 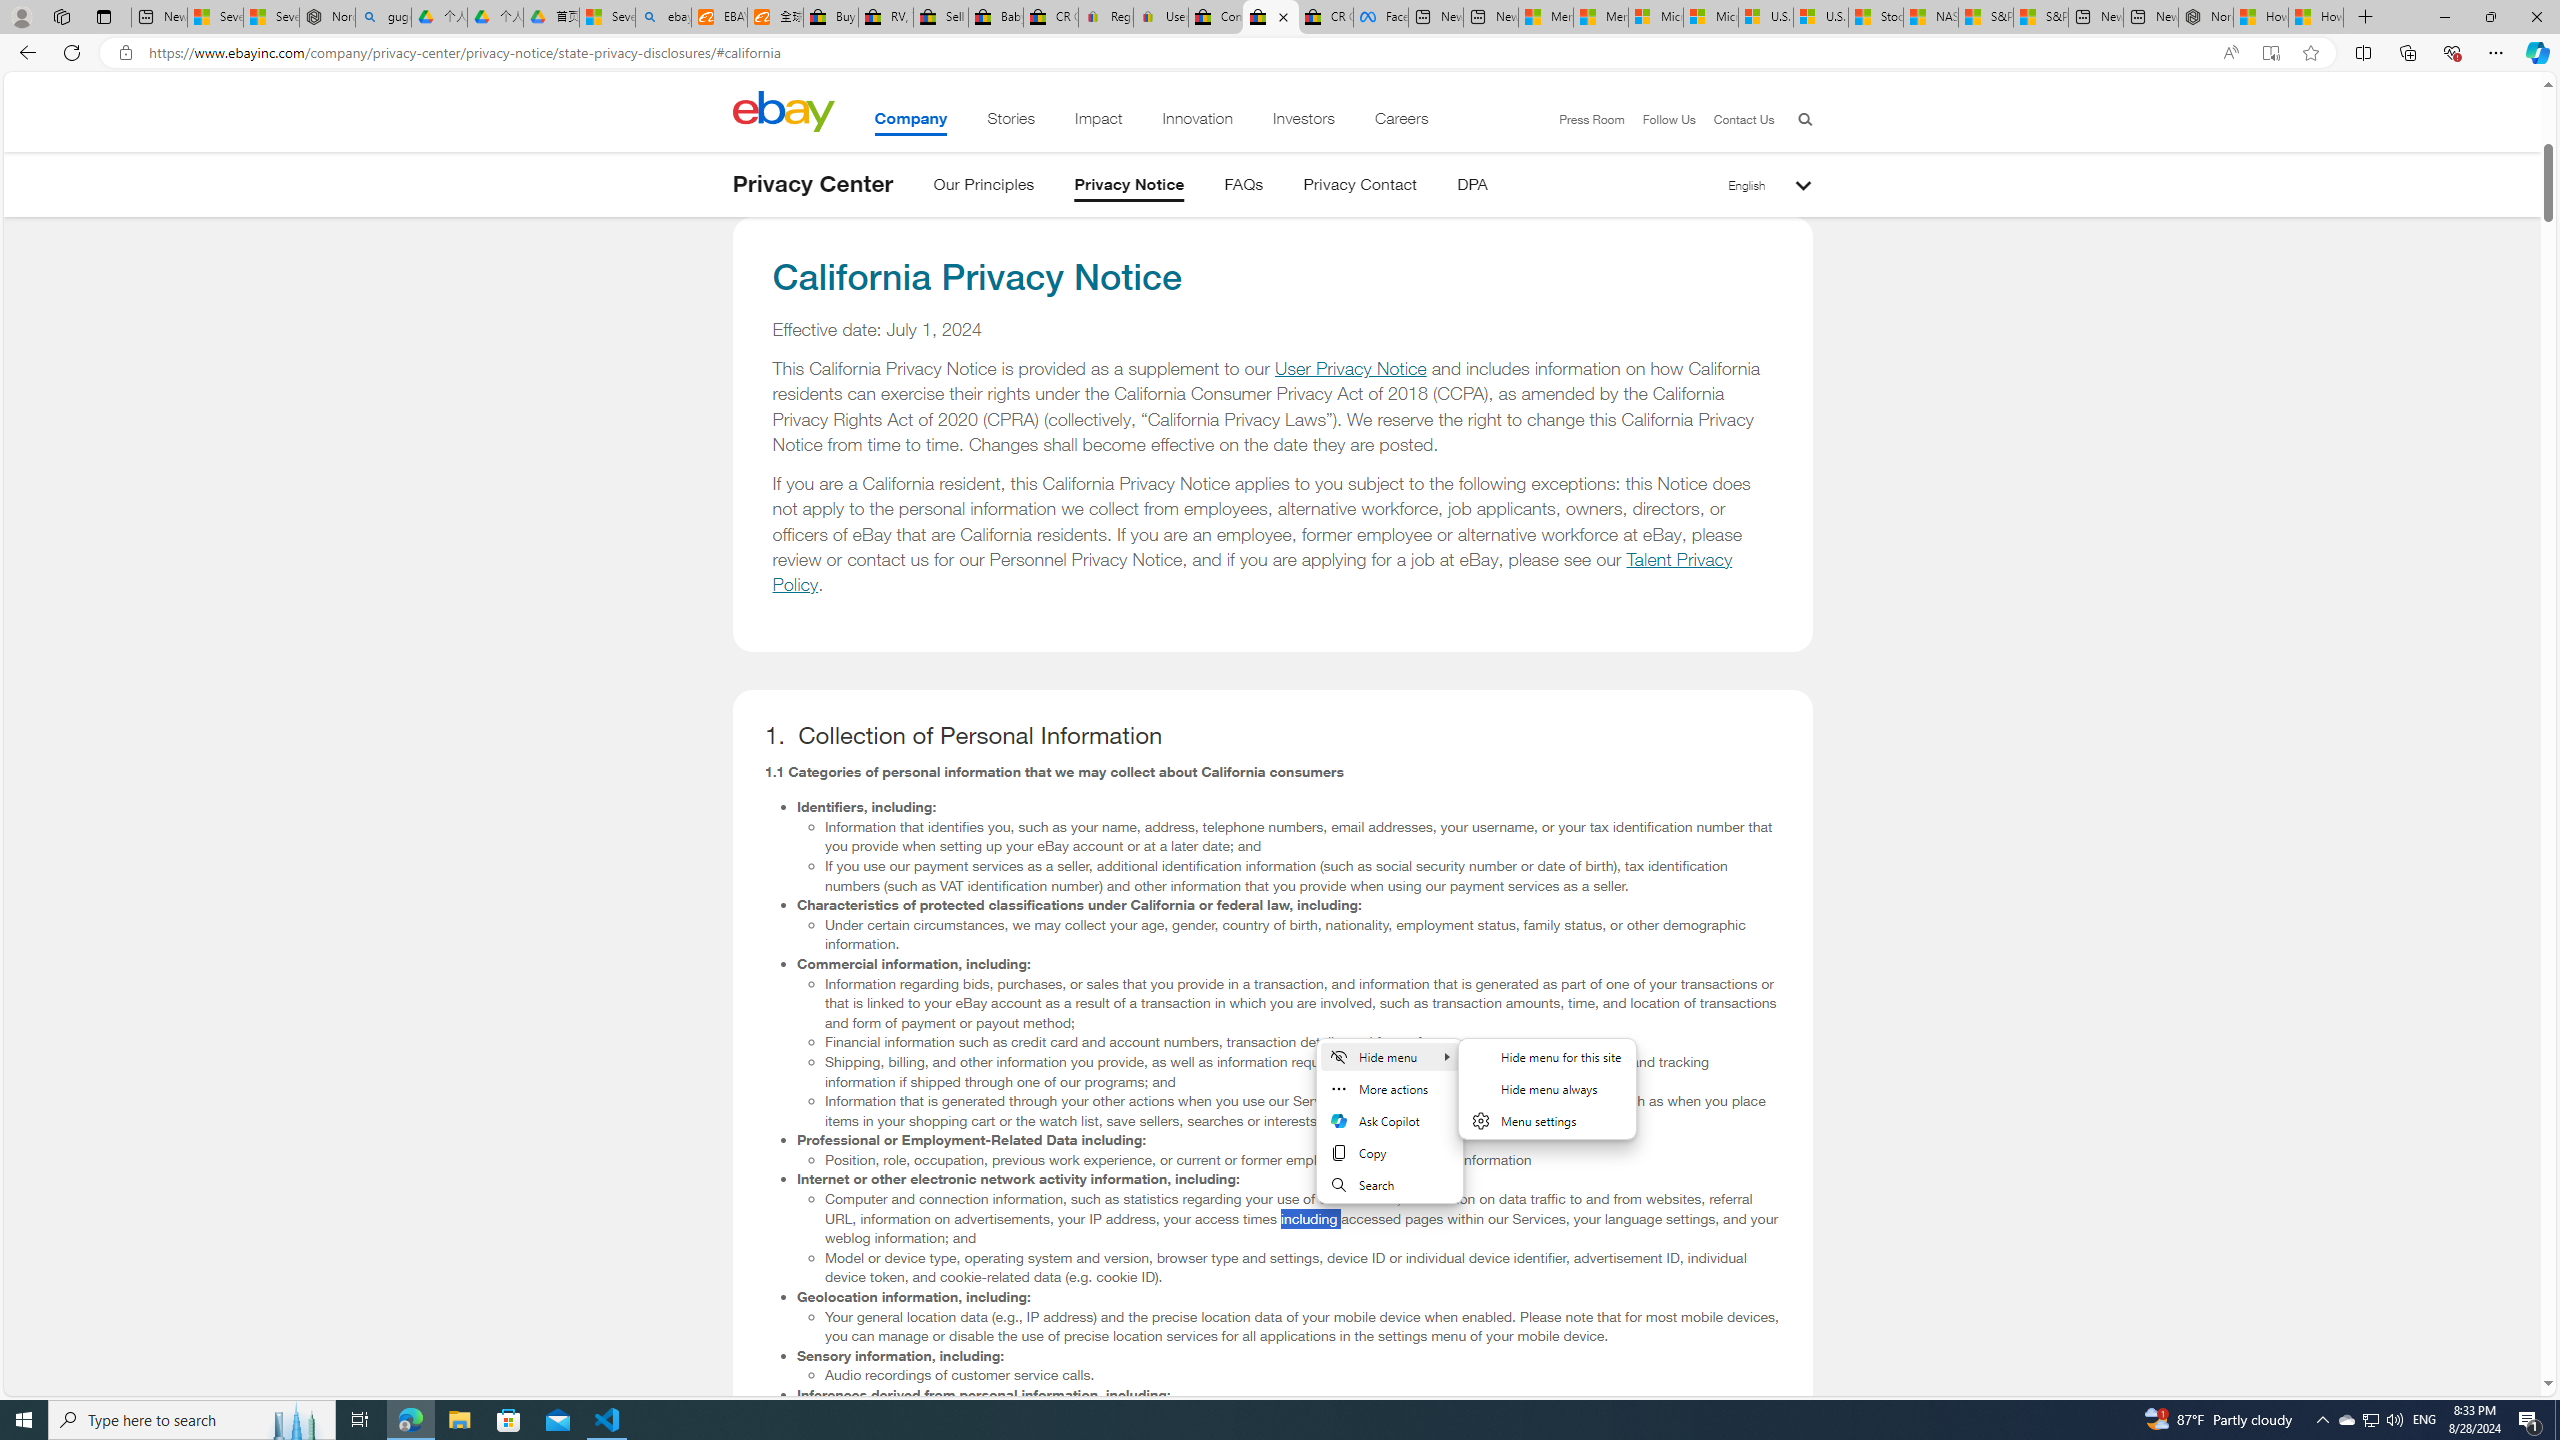 What do you see at coordinates (1271, 16) in the screenshot?
I see `'U.S. State Privacy Disclosures - eBay Inc.'` at bounding box center [1271, 16].